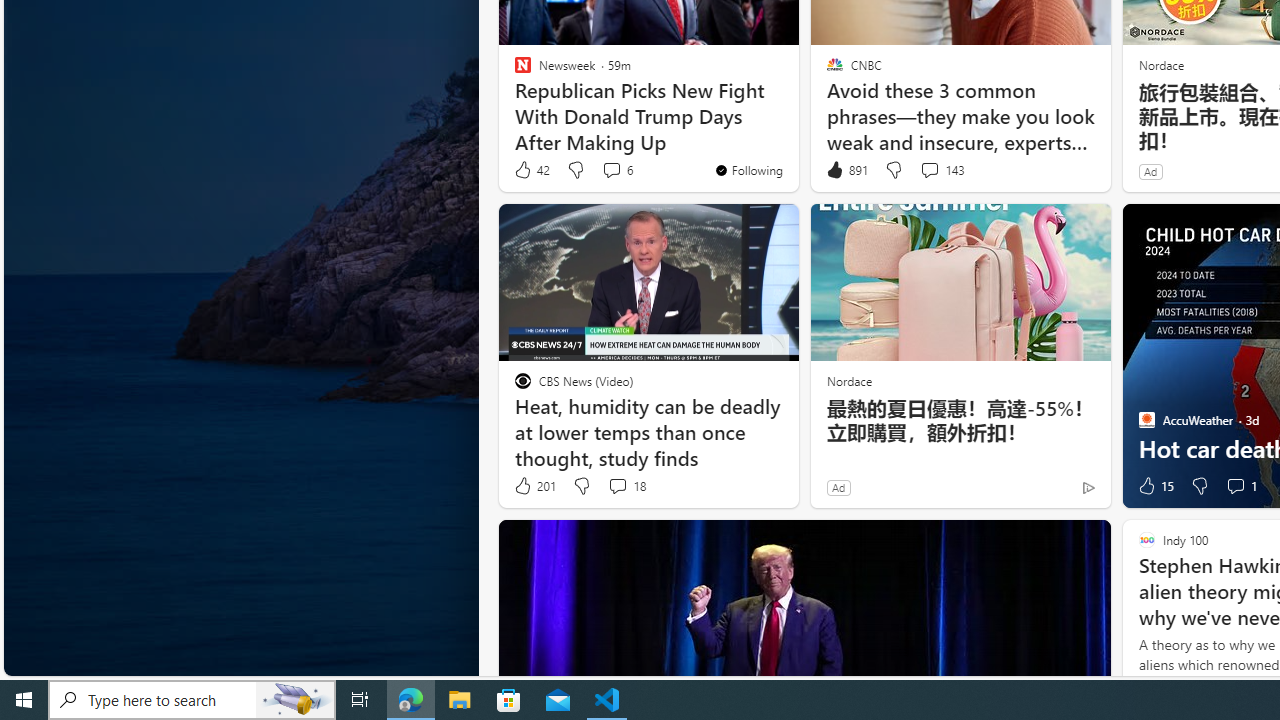 The image size is (1280, 720). Describe the element at coordinates (534, 486) in the screenshot. I see `'201 Like'` at that location.